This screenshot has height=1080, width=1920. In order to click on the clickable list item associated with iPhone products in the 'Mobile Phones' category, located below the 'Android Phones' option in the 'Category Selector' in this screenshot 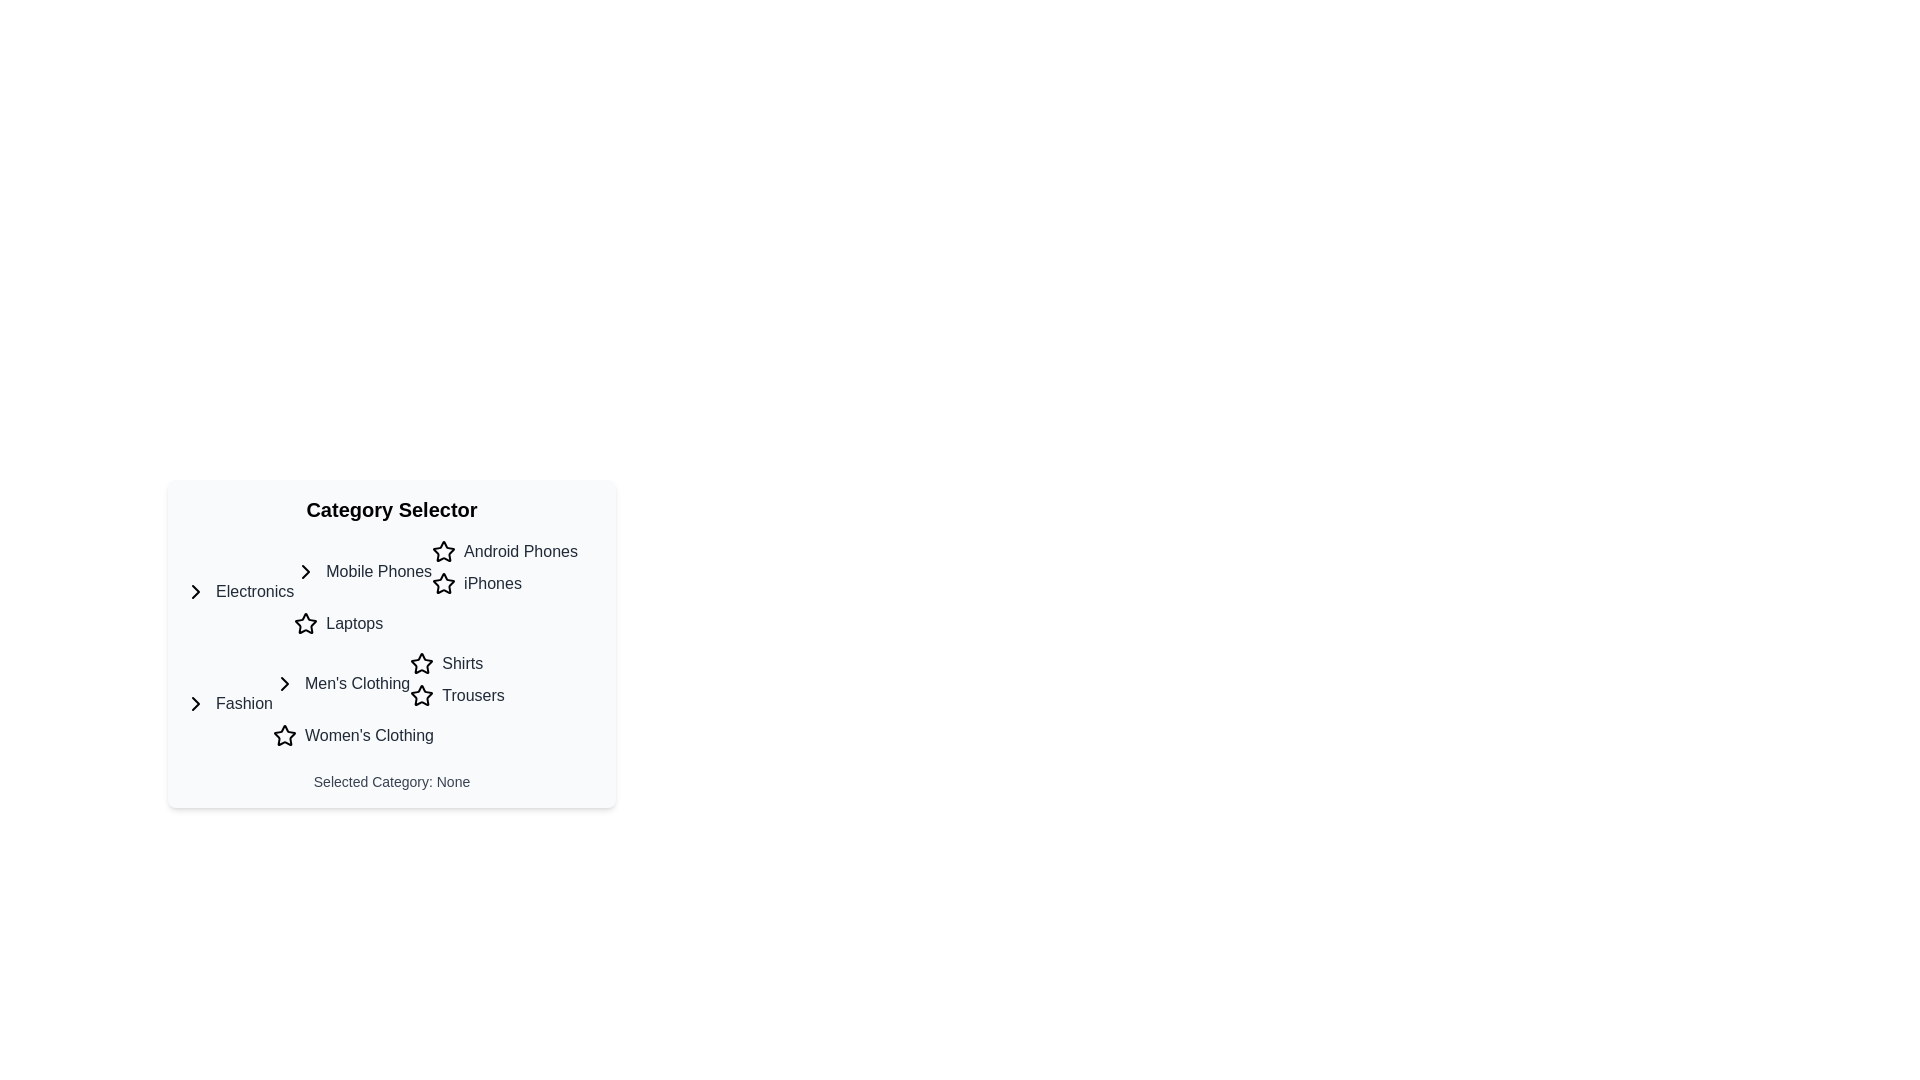, I will do `click(504, 583)`.